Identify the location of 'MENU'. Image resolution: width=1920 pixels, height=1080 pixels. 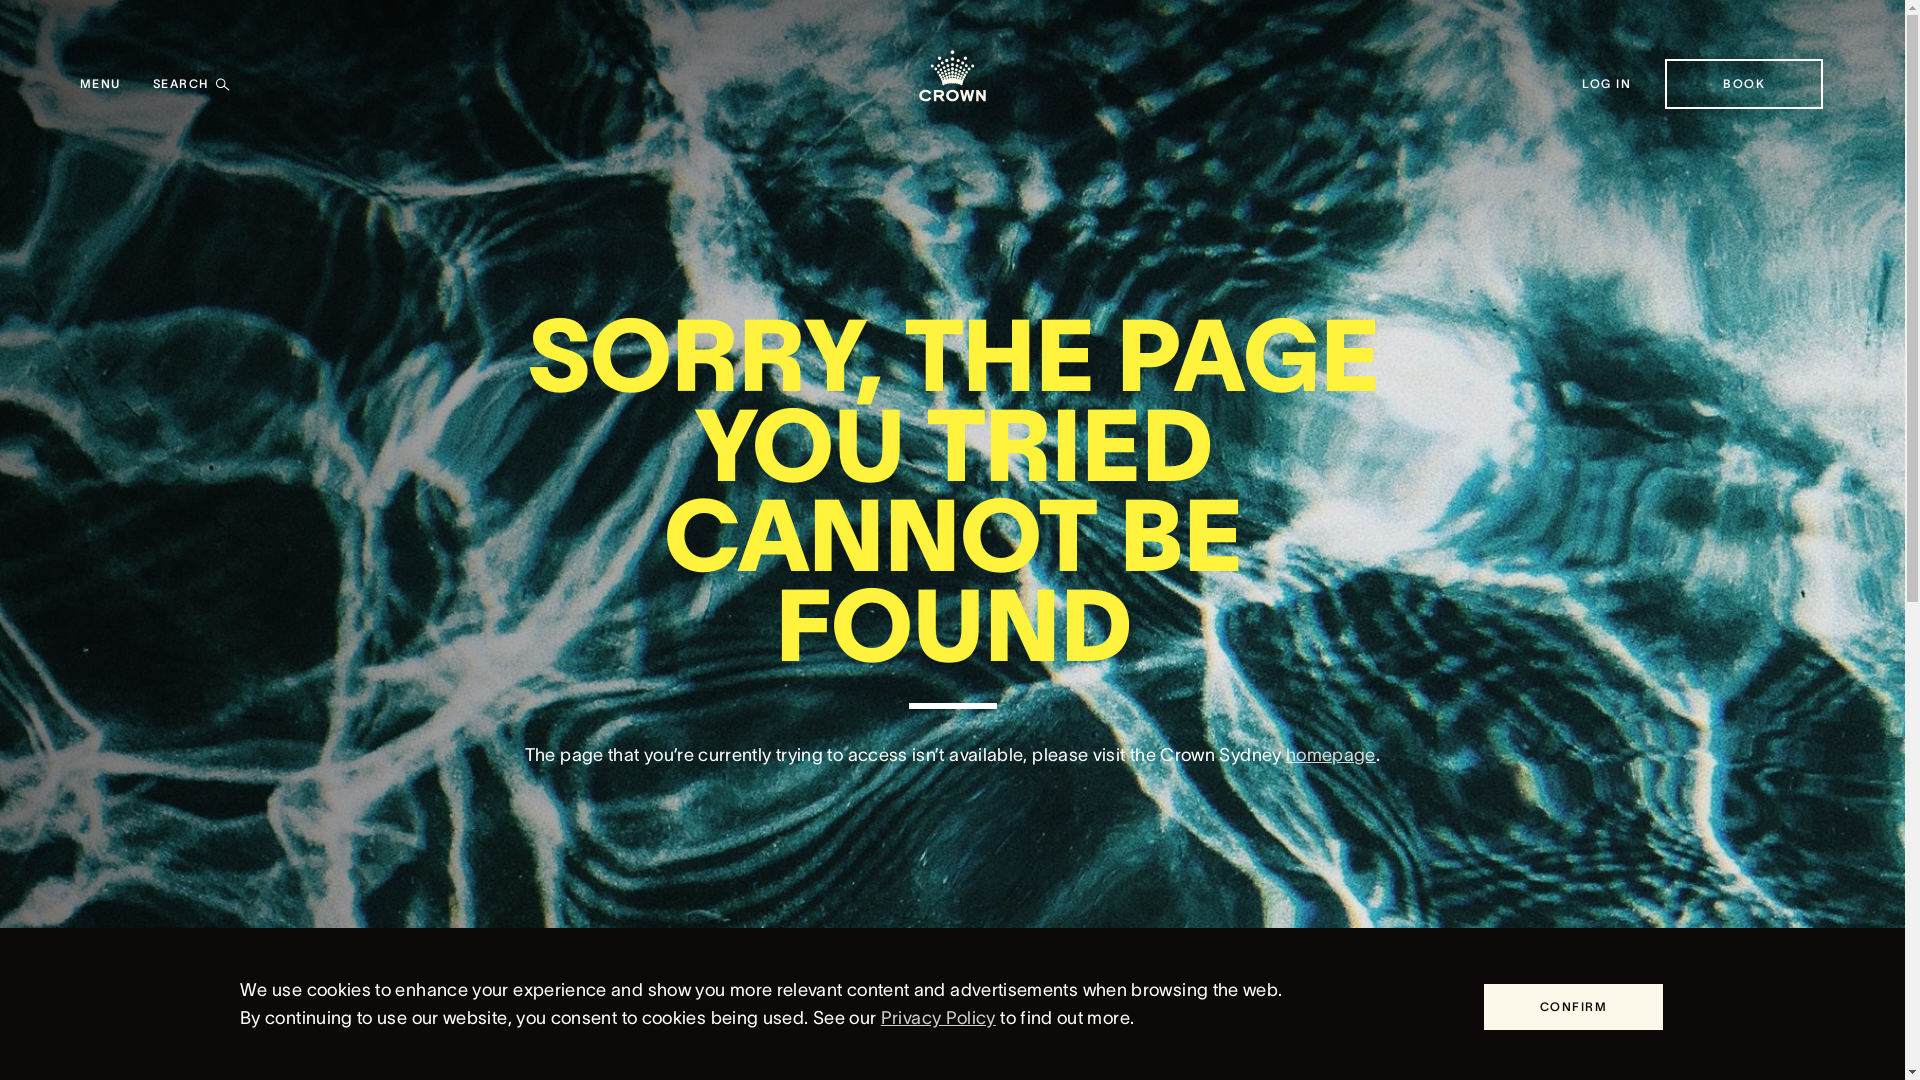
(80, 83).